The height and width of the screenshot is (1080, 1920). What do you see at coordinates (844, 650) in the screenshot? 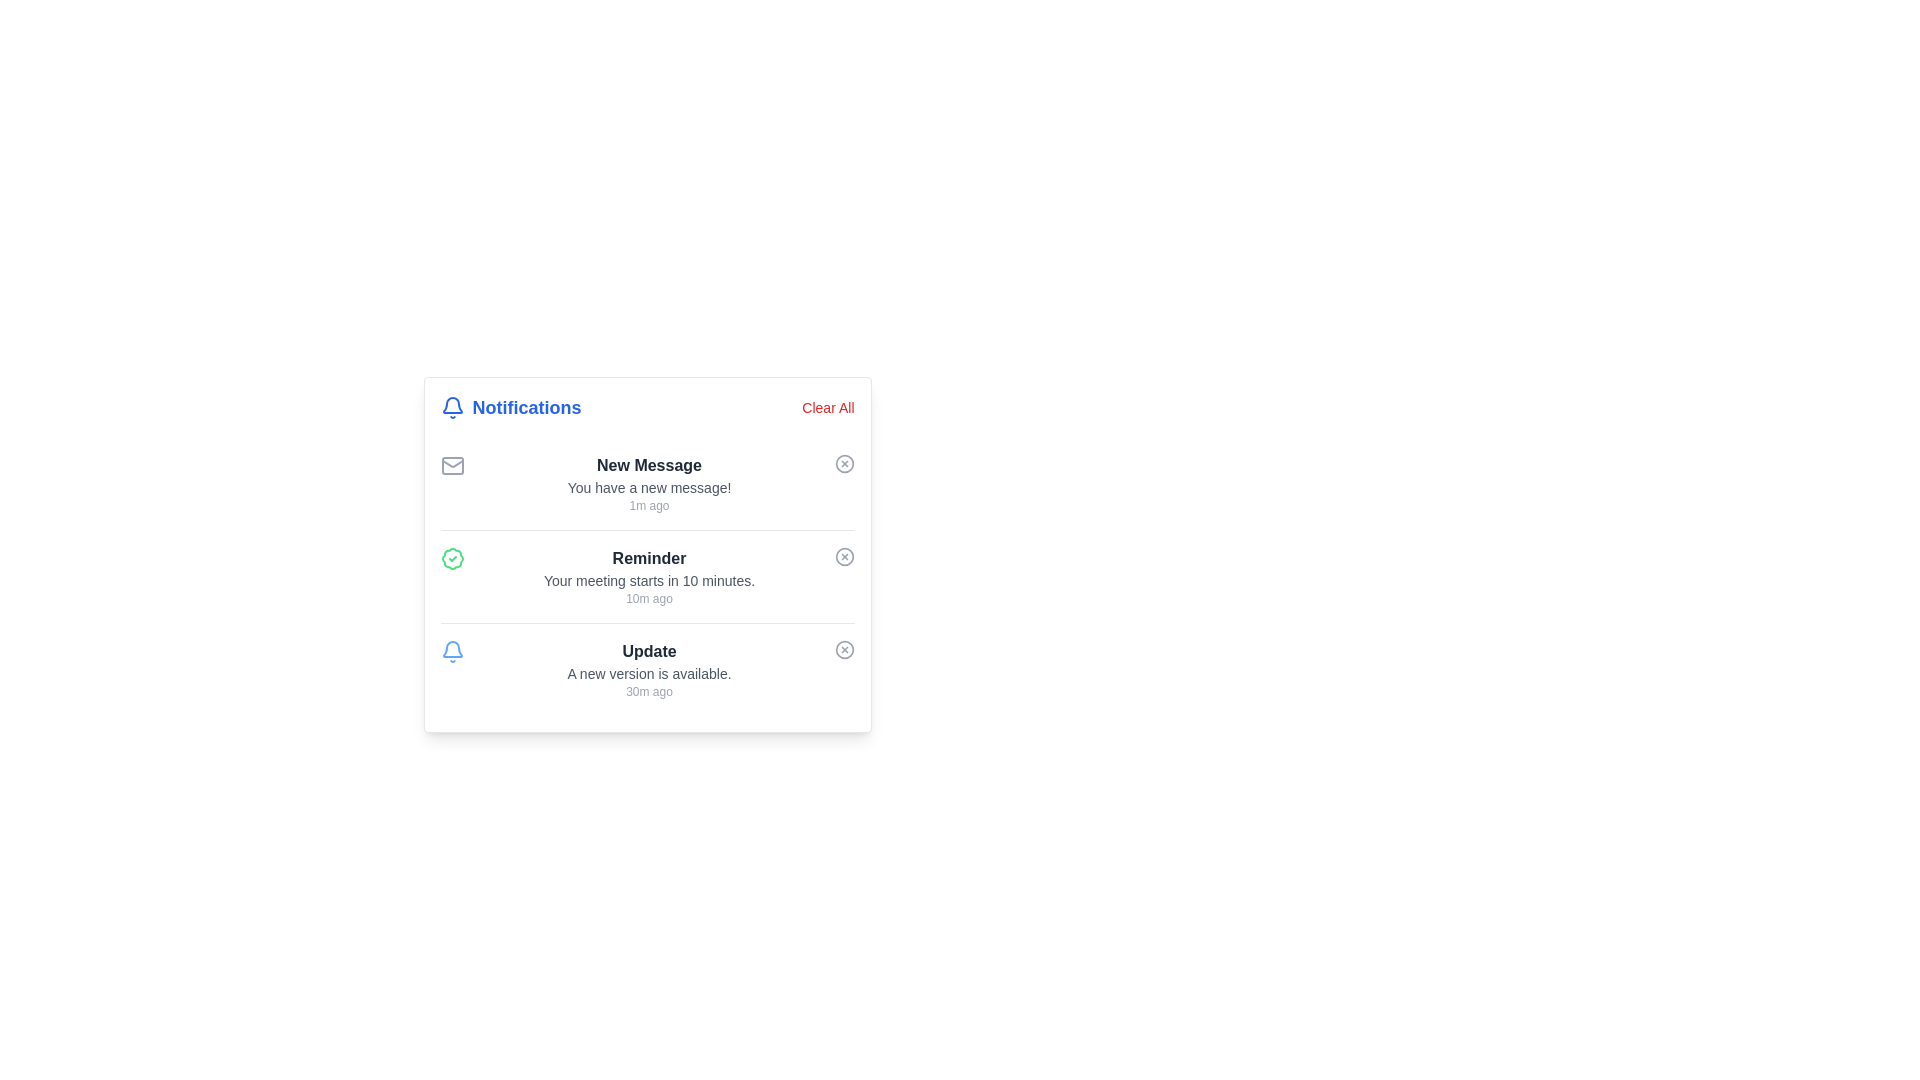
I see `the circular gray icon button with an 'X' mark inside, located in the lower right area of the 'Update' notification item` at bounding box center [844, 650].